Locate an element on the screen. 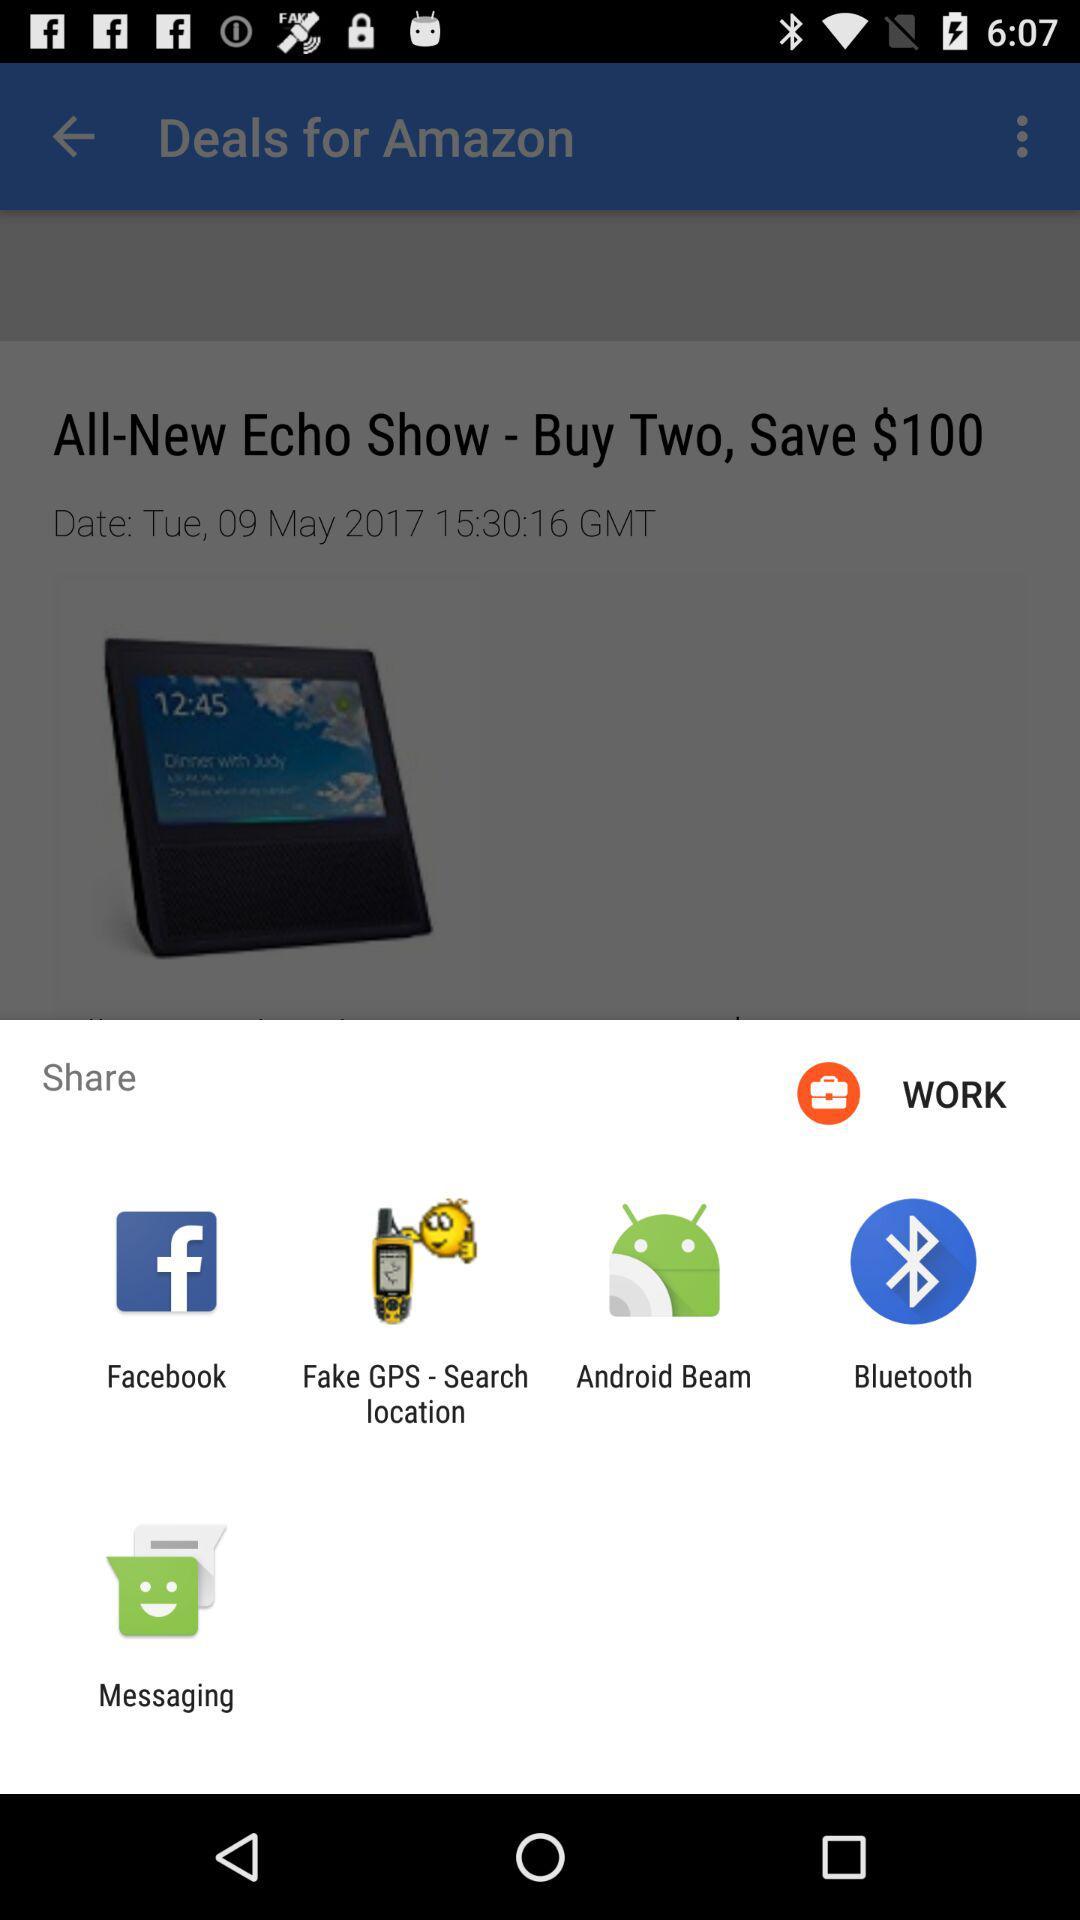  bluetooth item is located at coordinates (913, 1392).